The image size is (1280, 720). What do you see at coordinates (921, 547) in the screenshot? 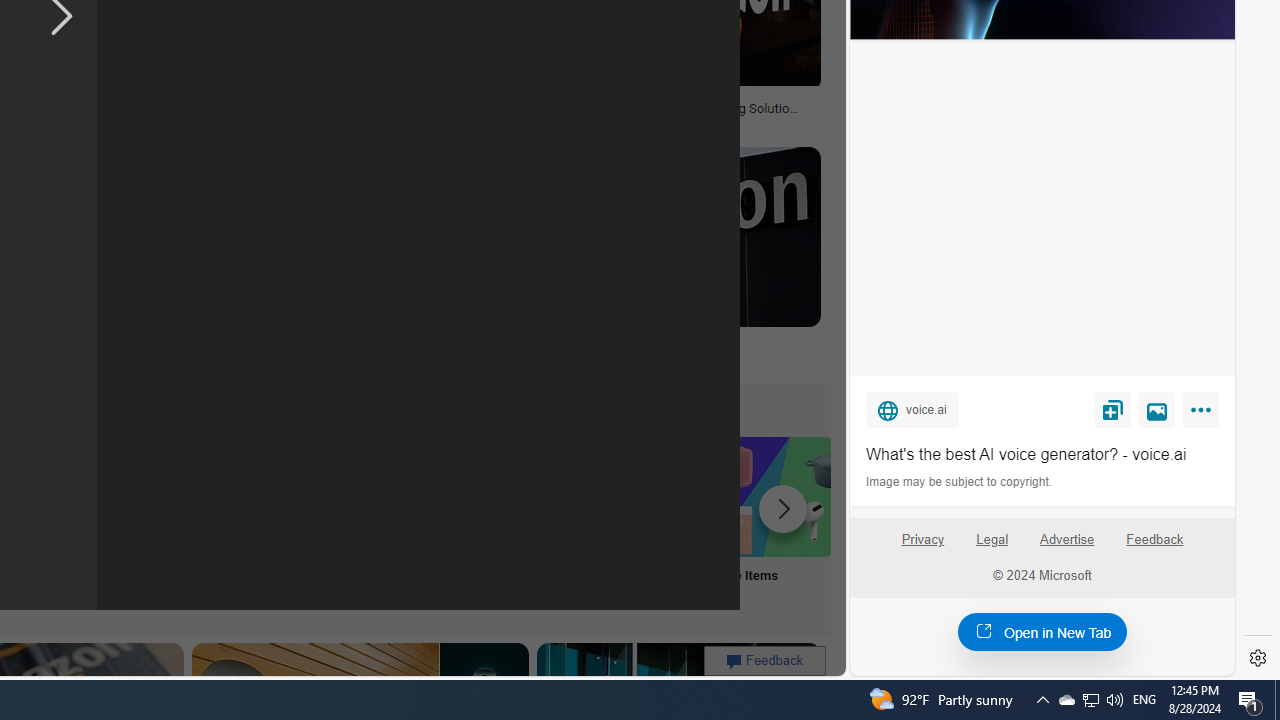
I see `'Privacy'` at bounding box center [921, 547].